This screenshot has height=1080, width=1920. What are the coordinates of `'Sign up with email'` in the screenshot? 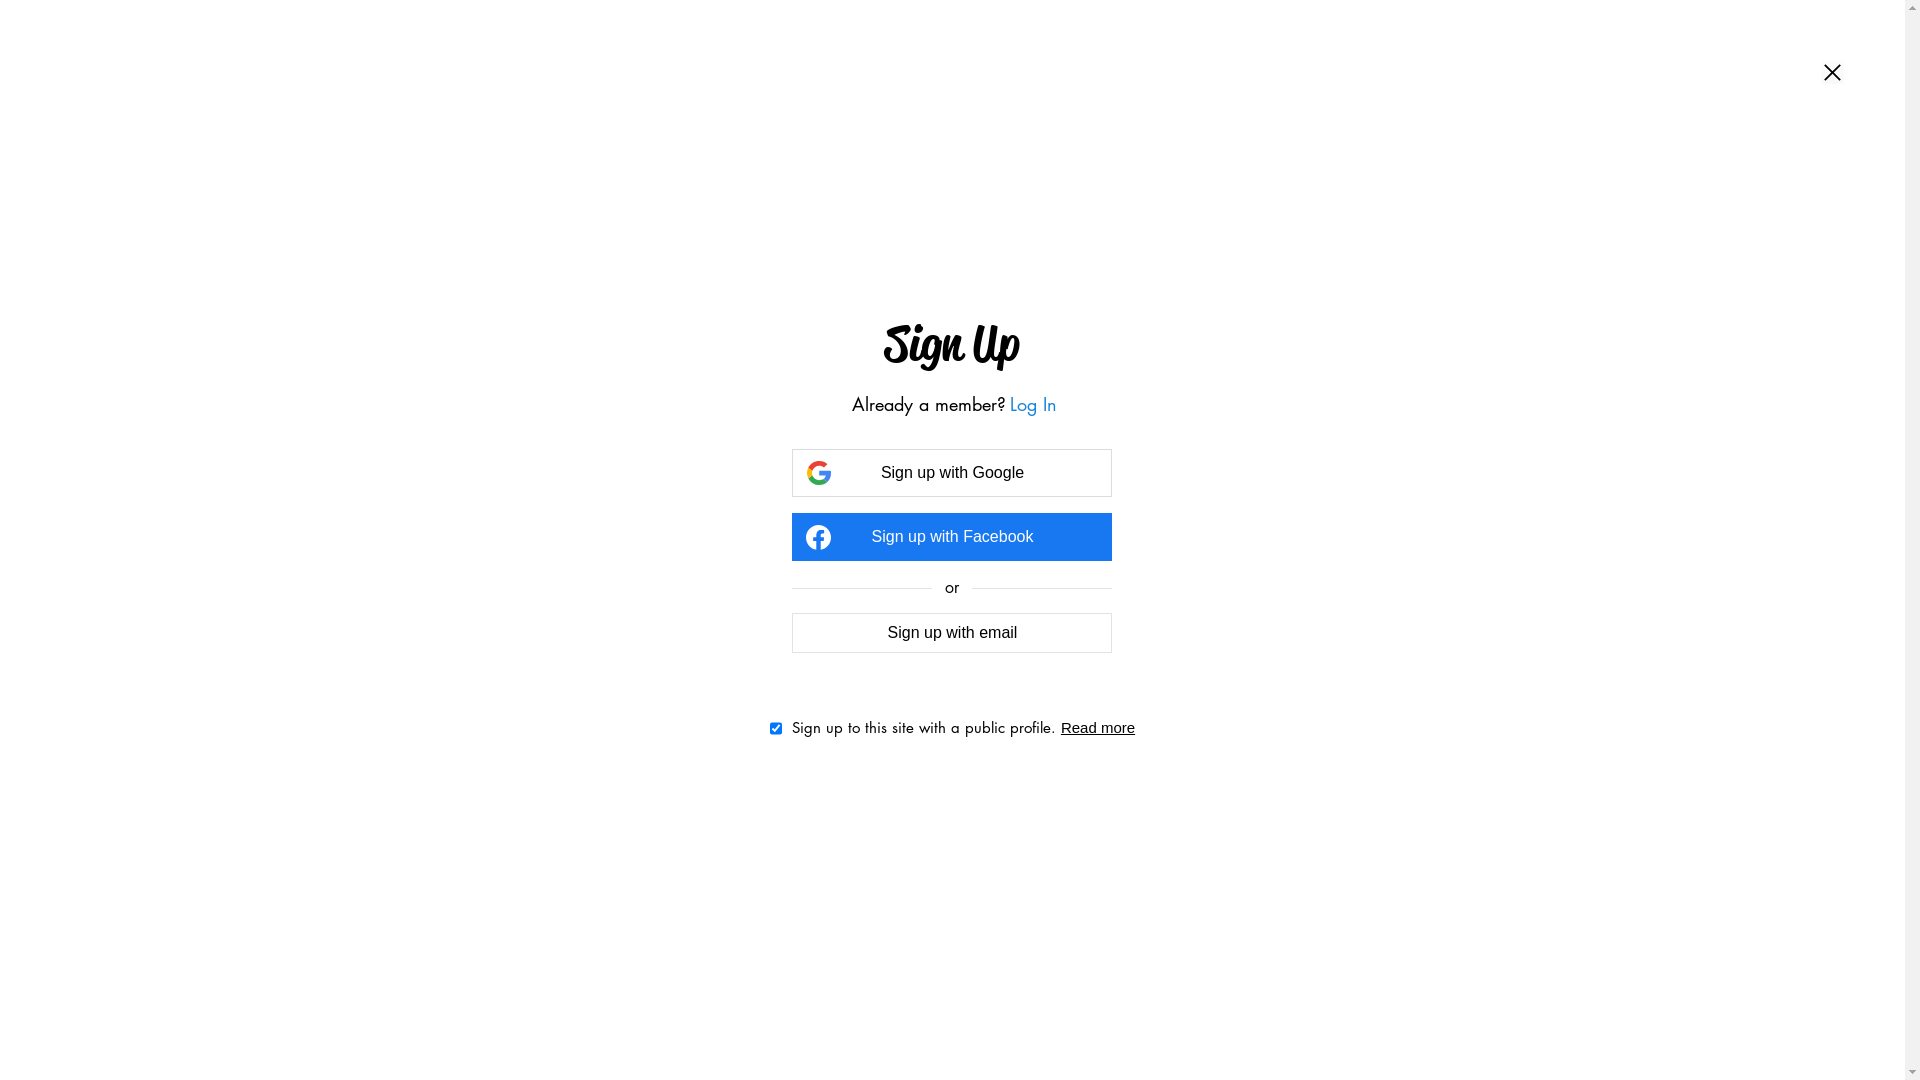 It's located at (950, 632).